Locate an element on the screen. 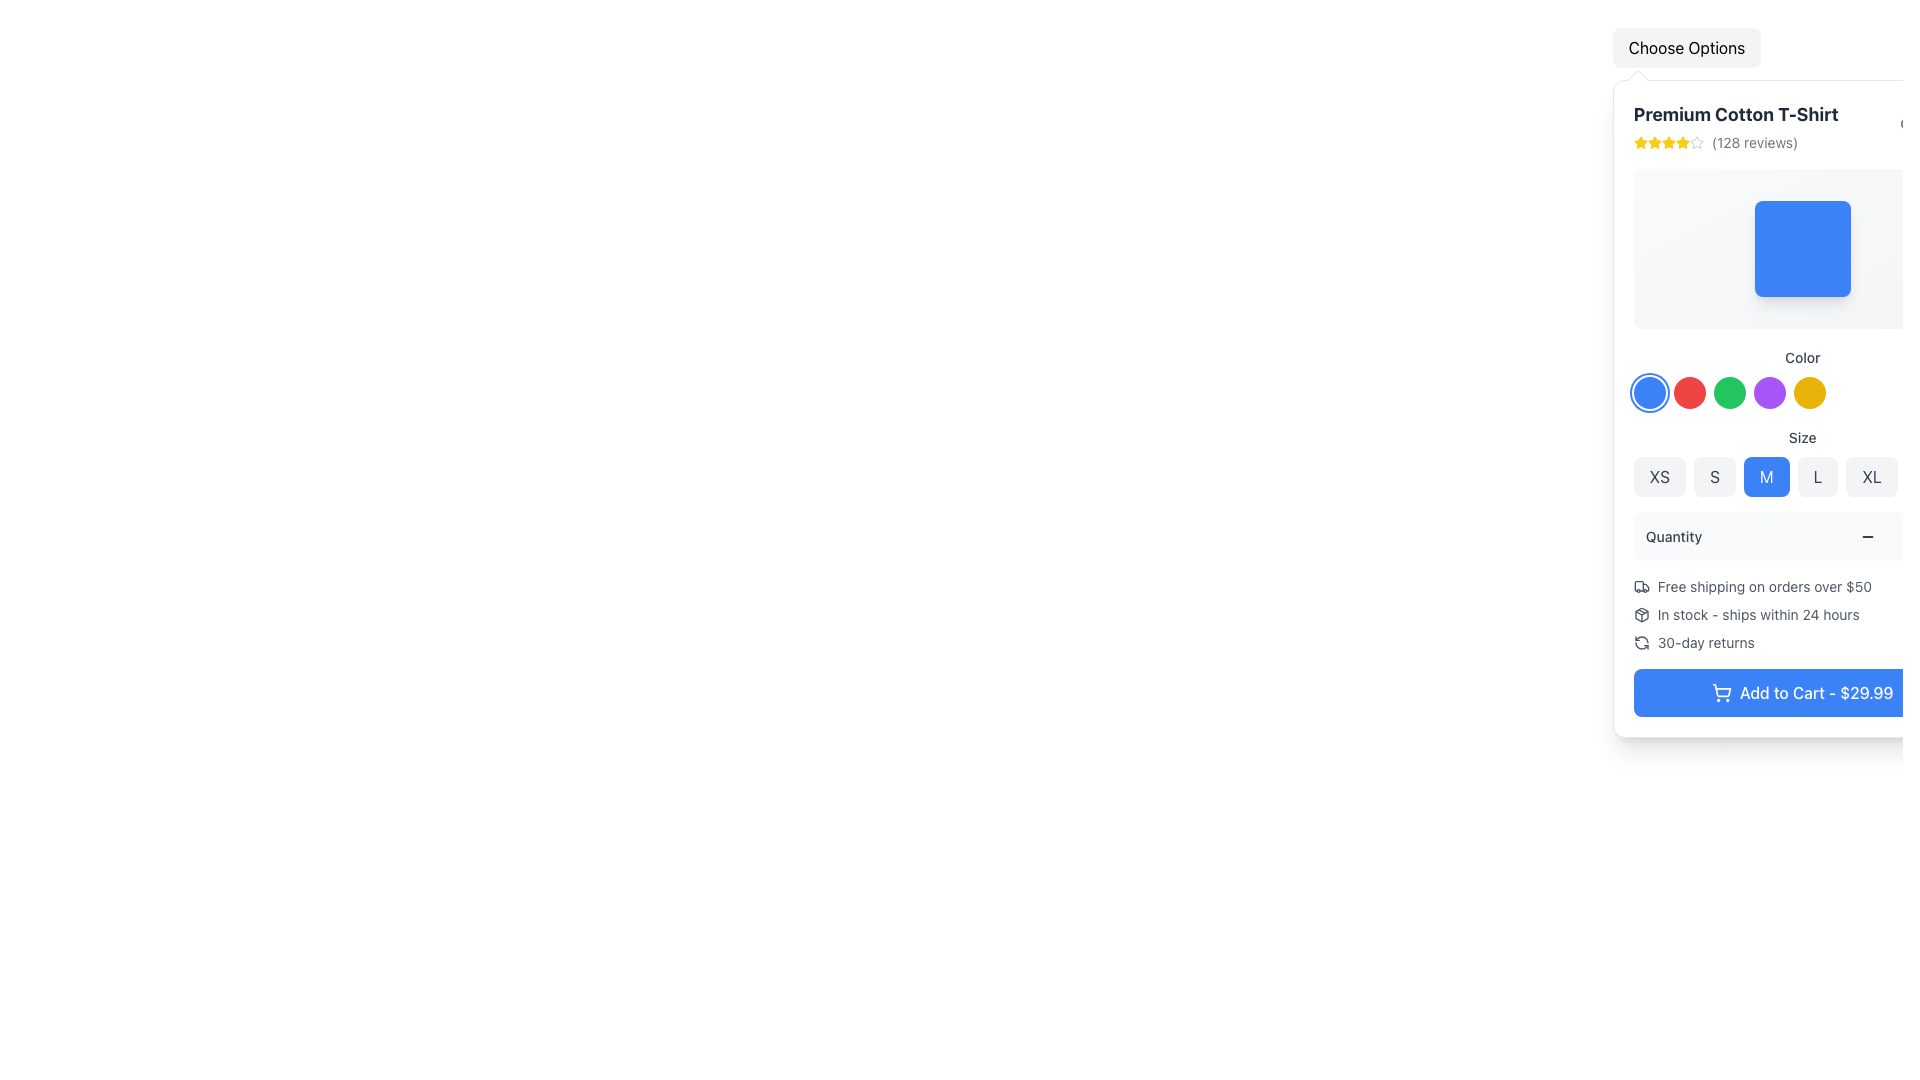 This screenshot has width=1920, height=1080. the third star icon in the 5-star rating system located near the title 'Premium Cotton T-Shirt' is located at coordinates (1654, 141).